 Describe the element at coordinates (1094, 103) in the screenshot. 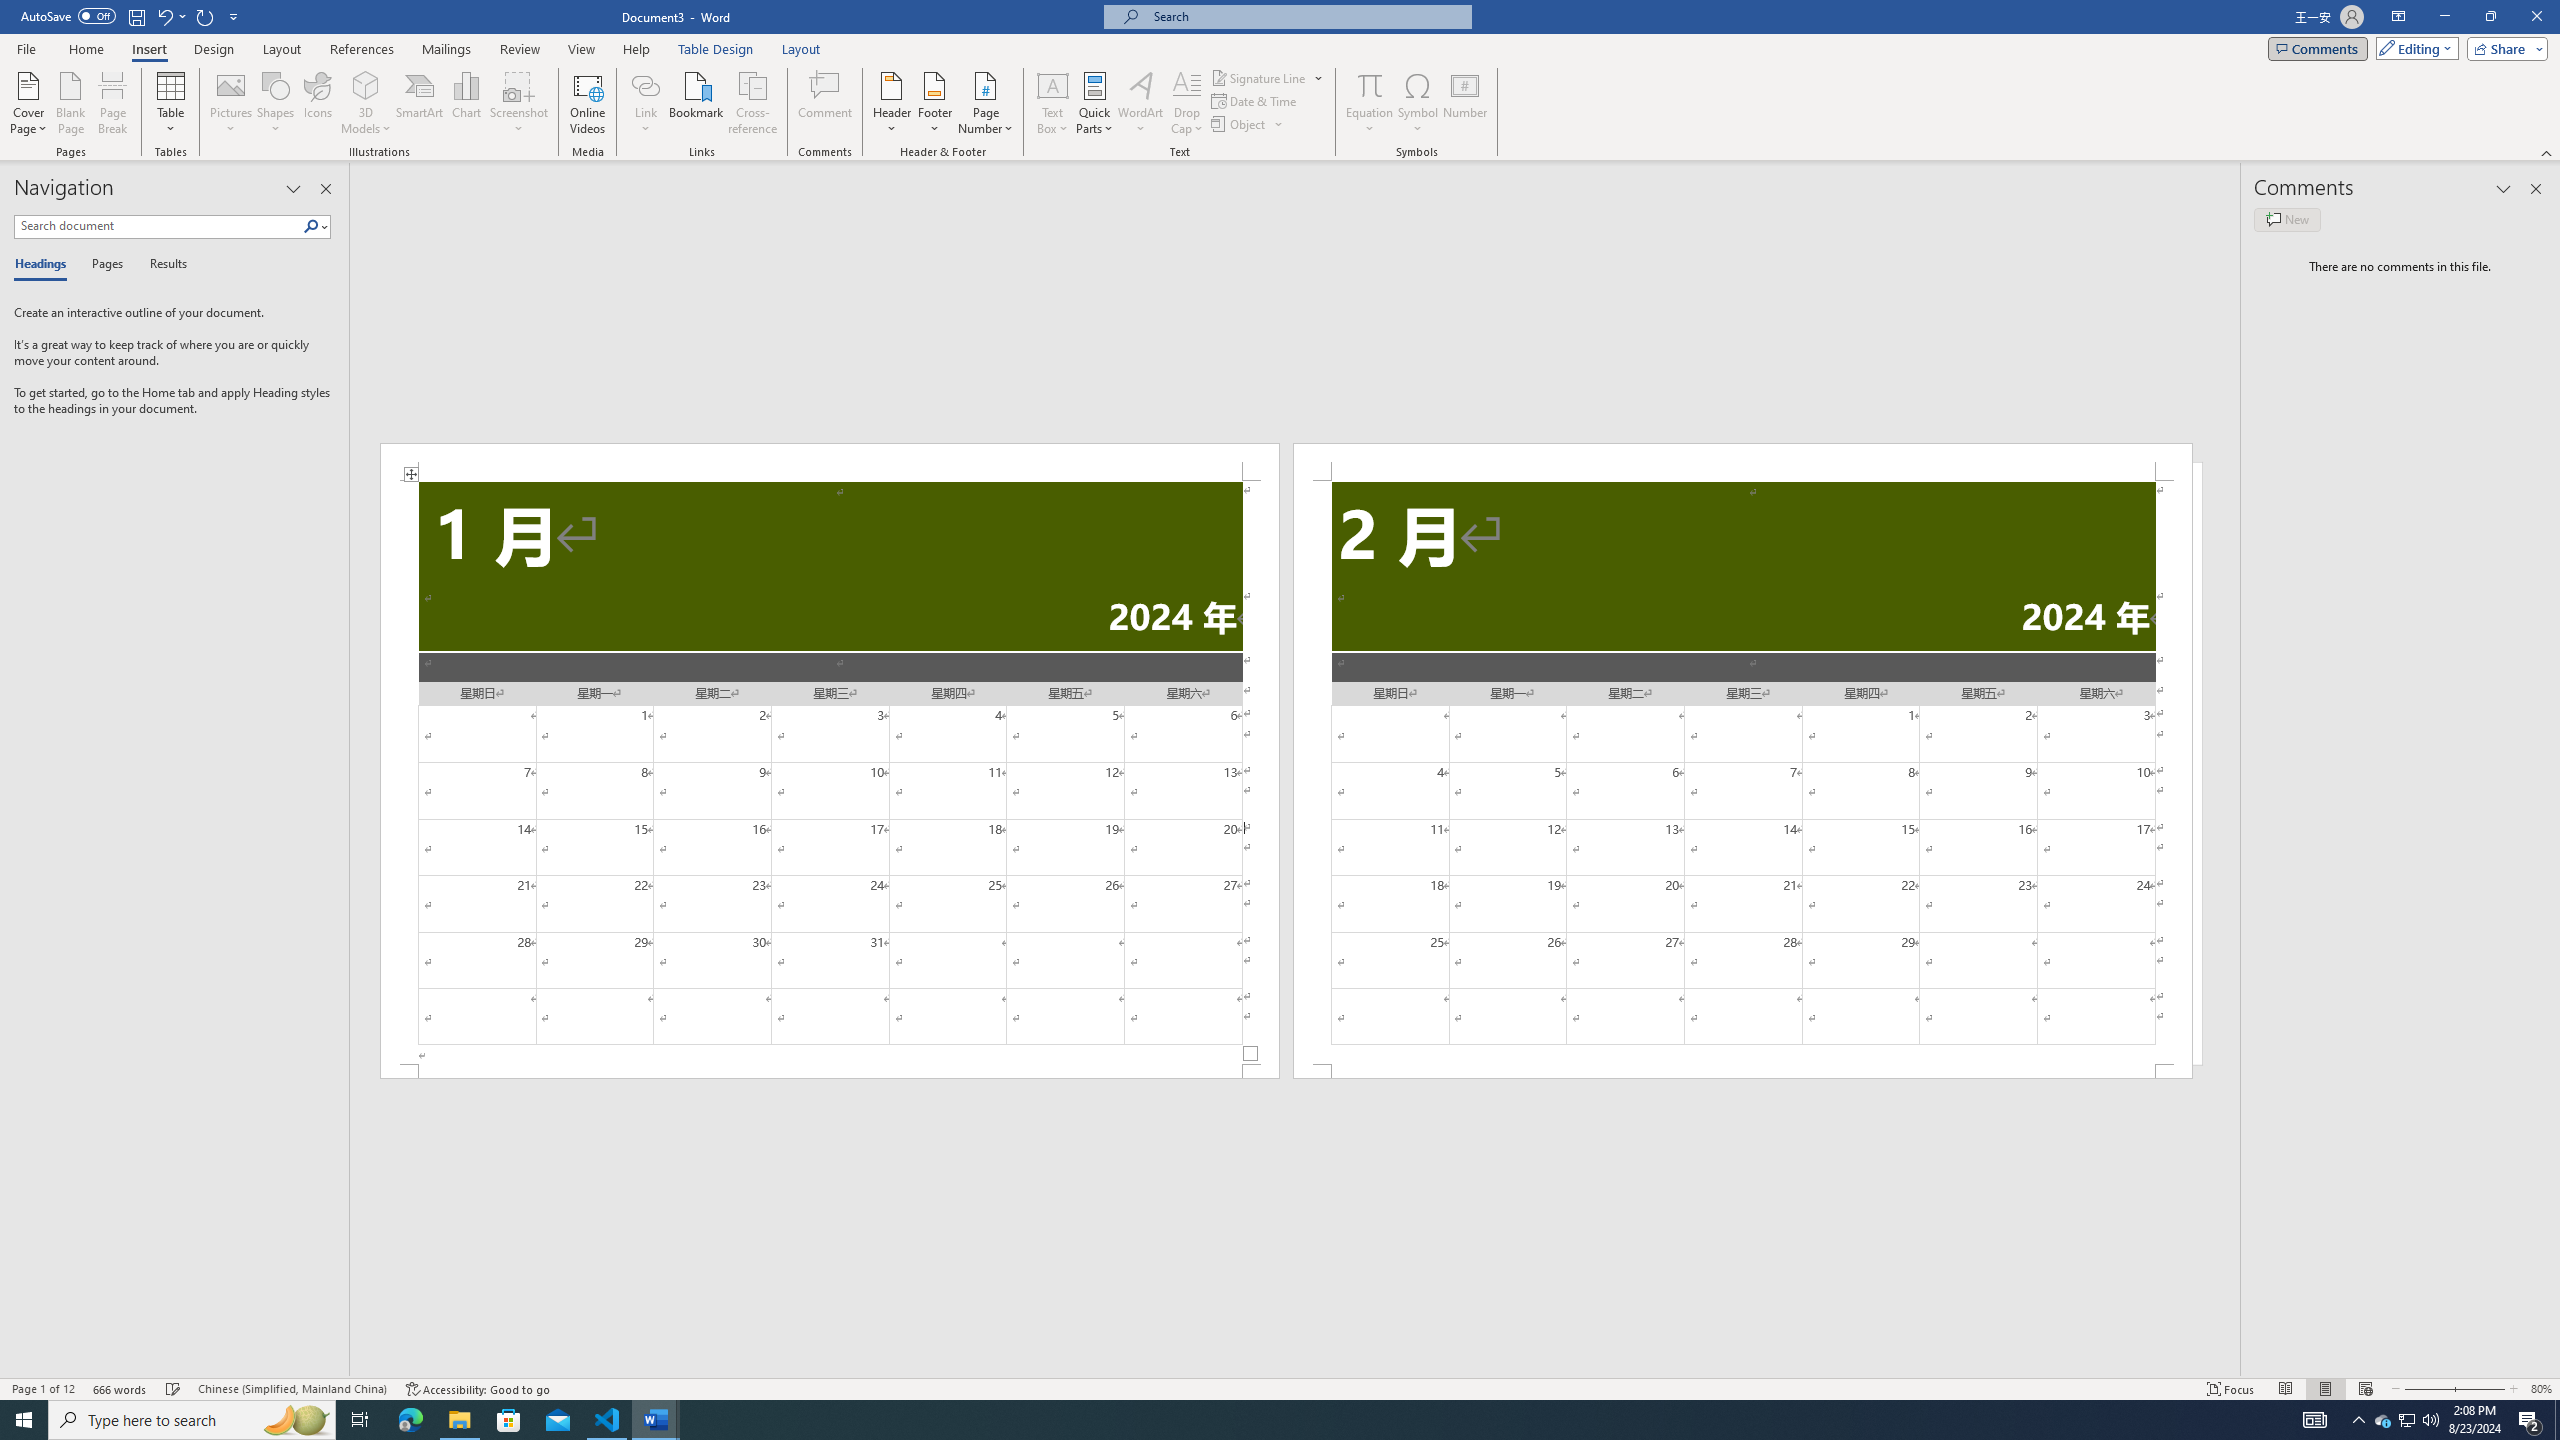

I see `'Quick Parts'` at that location.